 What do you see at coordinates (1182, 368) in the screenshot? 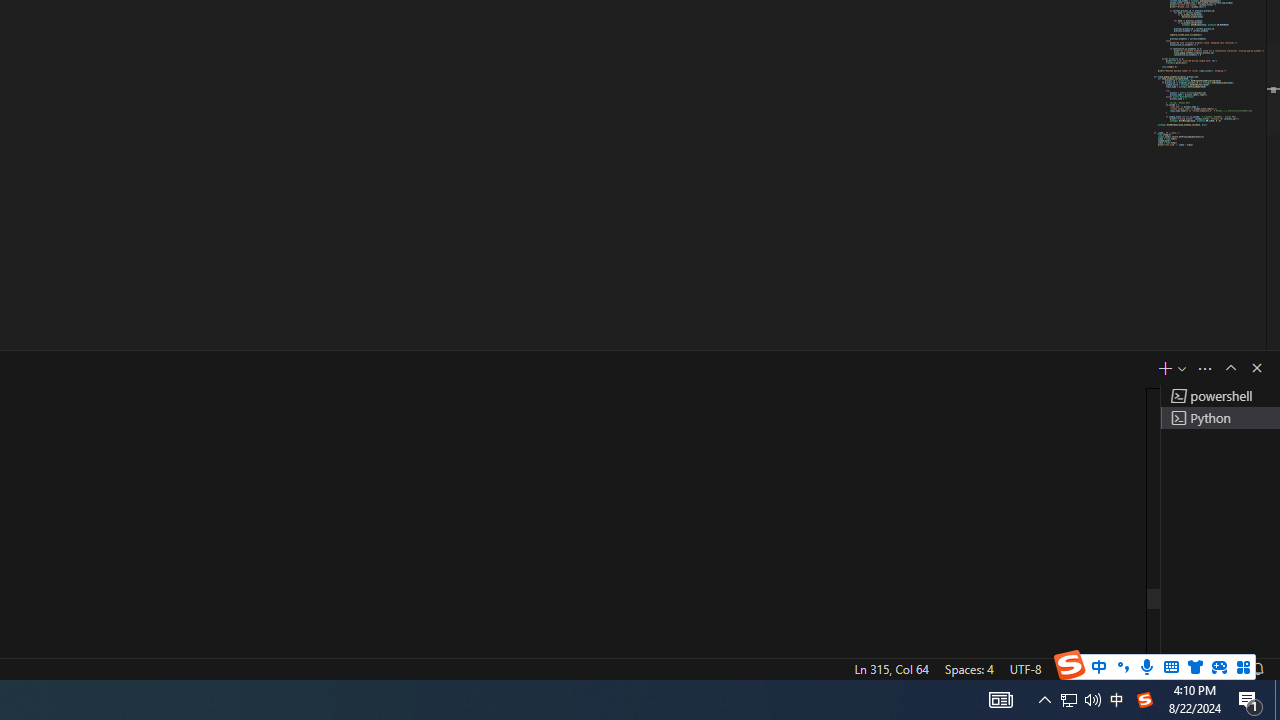
I see `'Launch Profile...'` at bounding box center [1182, 368].